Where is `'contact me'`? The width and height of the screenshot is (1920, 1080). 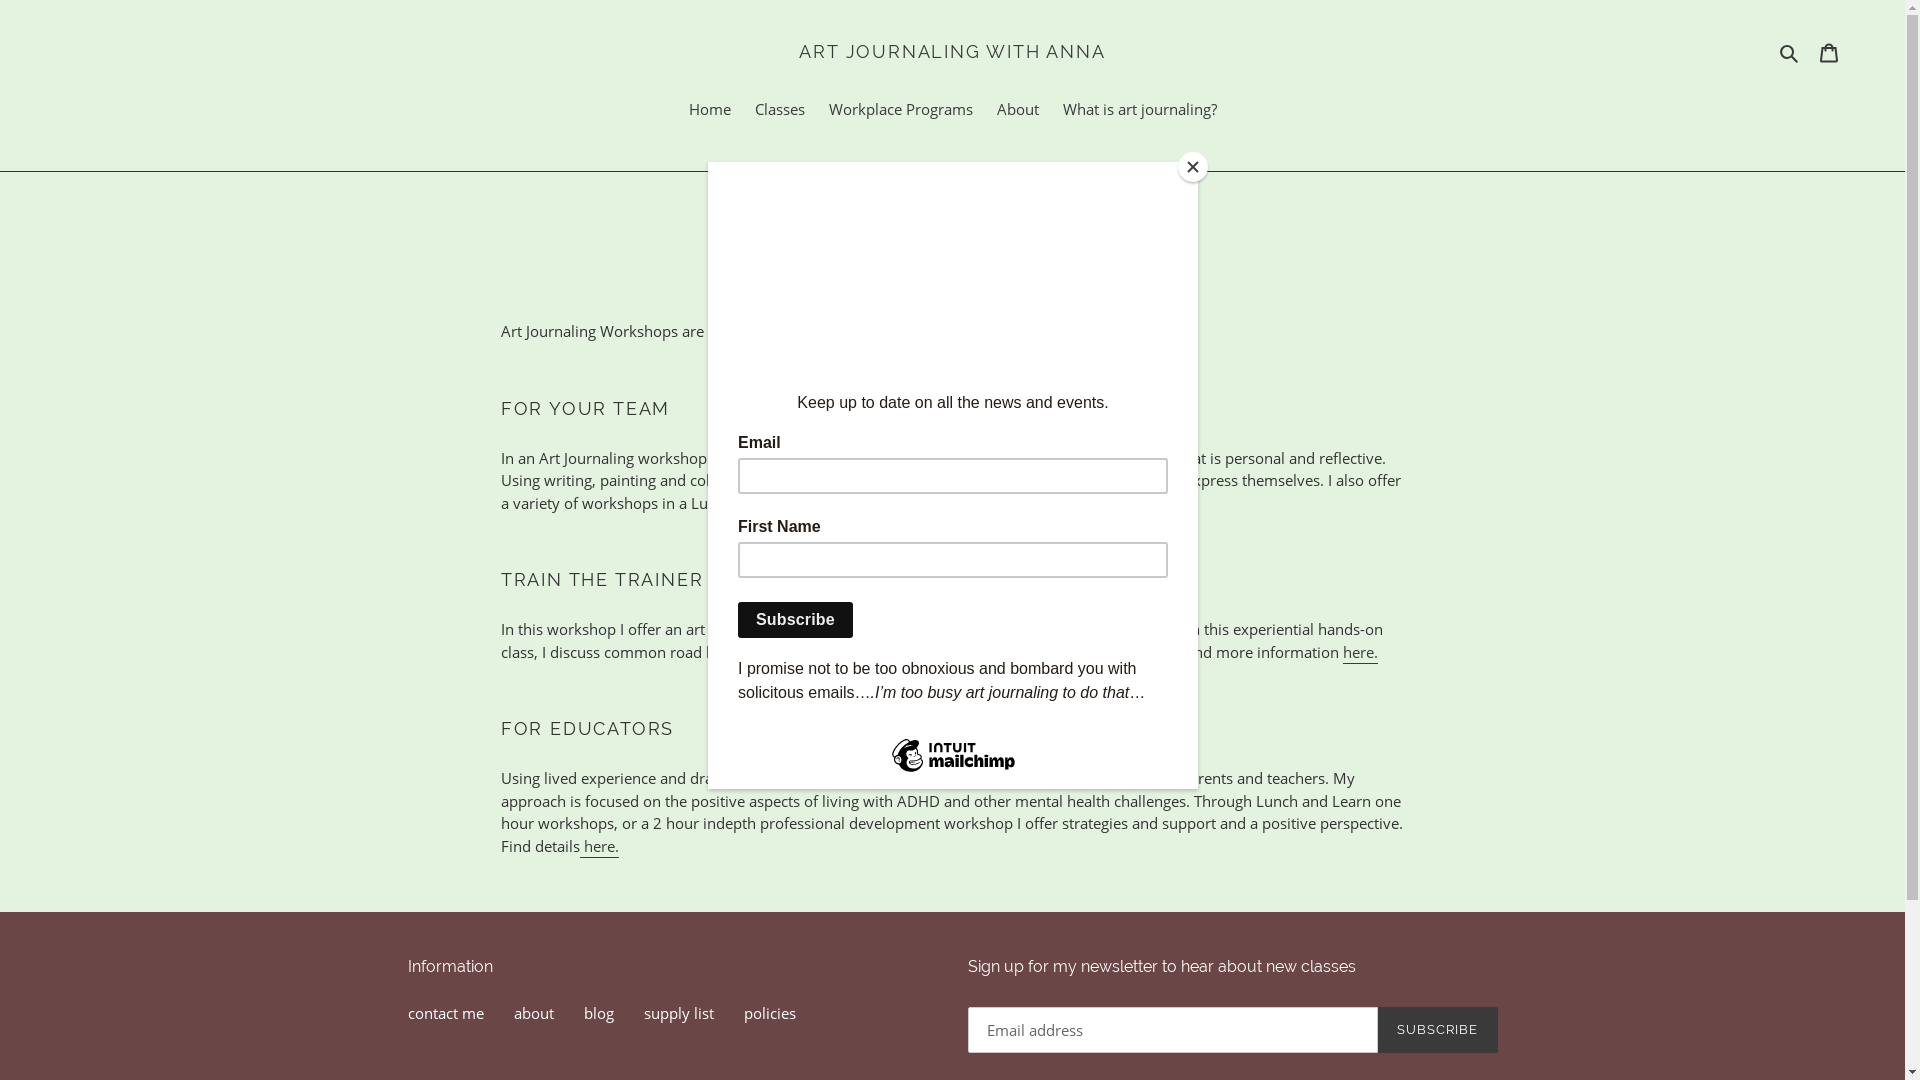 'contact me' is located at coordinates (445, 1013).